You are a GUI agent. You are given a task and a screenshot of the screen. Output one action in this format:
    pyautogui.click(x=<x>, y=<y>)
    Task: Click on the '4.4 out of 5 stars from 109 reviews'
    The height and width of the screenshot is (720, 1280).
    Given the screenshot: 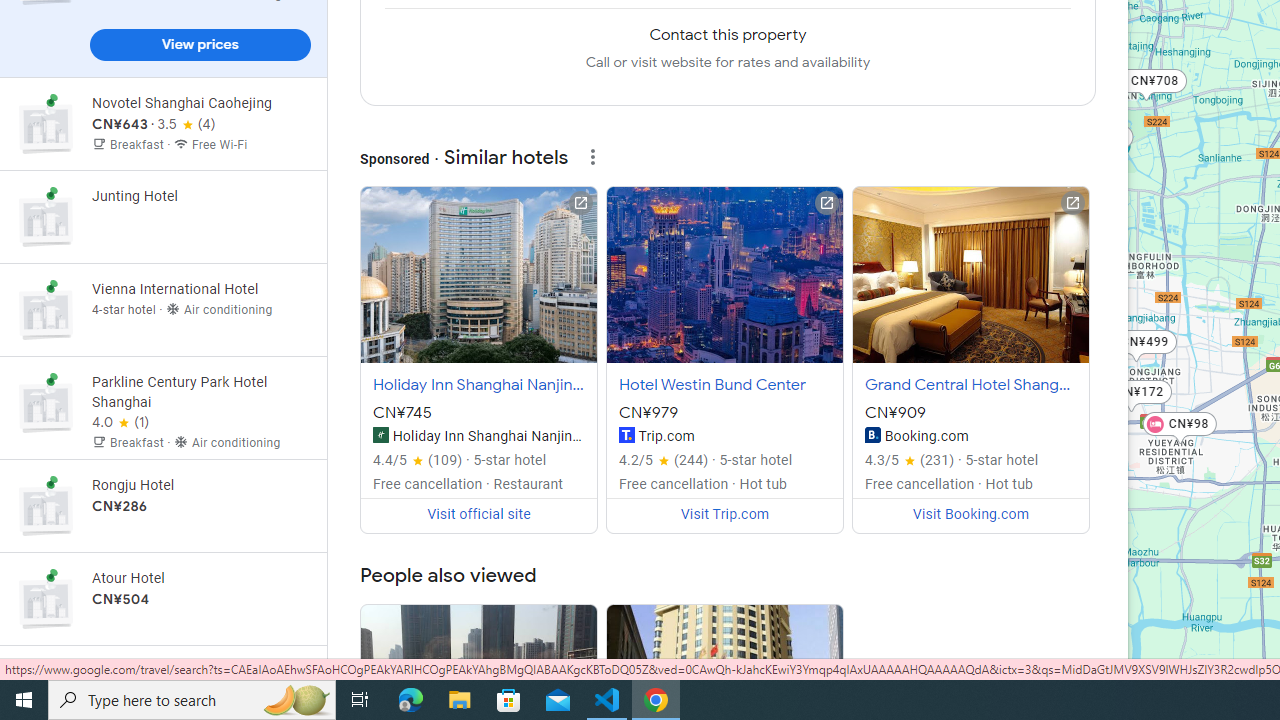 What is the action you would take?
    pyautogui.click(x=416, y=460)
    